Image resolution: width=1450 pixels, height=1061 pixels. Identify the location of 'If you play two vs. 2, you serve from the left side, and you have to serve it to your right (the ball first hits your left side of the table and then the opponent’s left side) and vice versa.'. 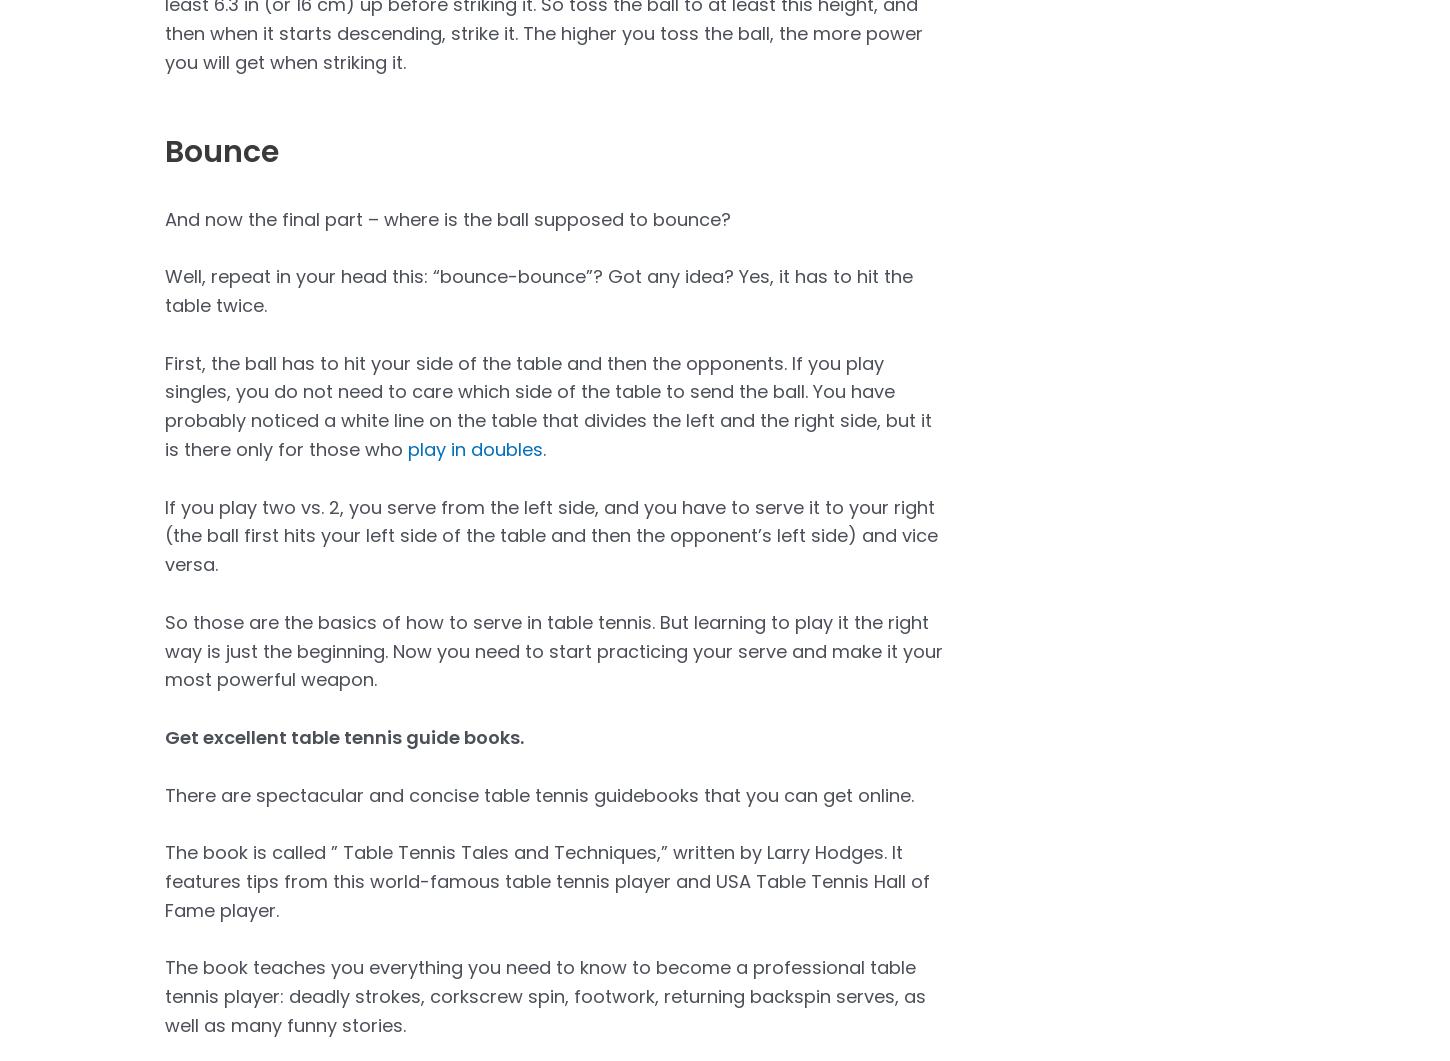
(164, 534).